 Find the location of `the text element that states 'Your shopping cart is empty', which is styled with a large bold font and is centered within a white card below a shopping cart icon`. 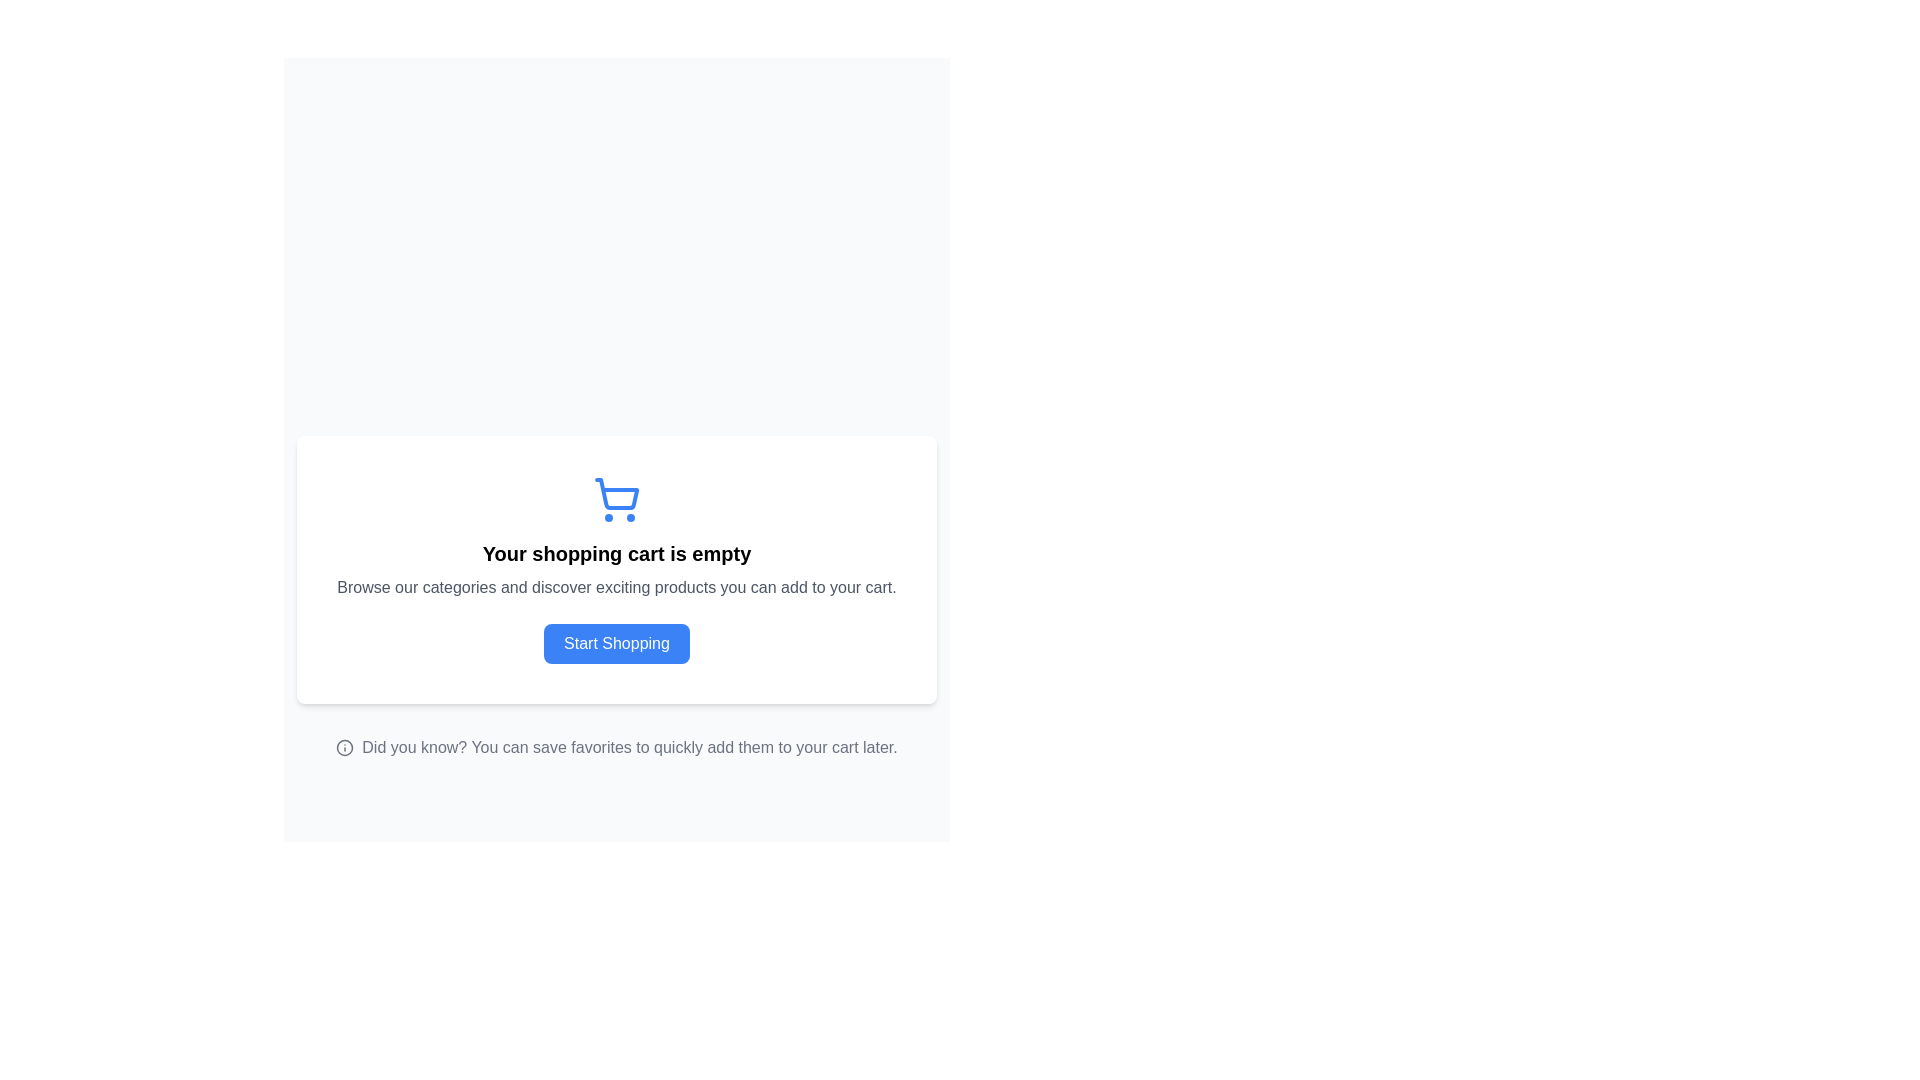

the text element that states 'Your shopping cart is empty', which is styled with a large bold font and is centered within a white card below a shopping cart icon is located at coordinates (616, 554).